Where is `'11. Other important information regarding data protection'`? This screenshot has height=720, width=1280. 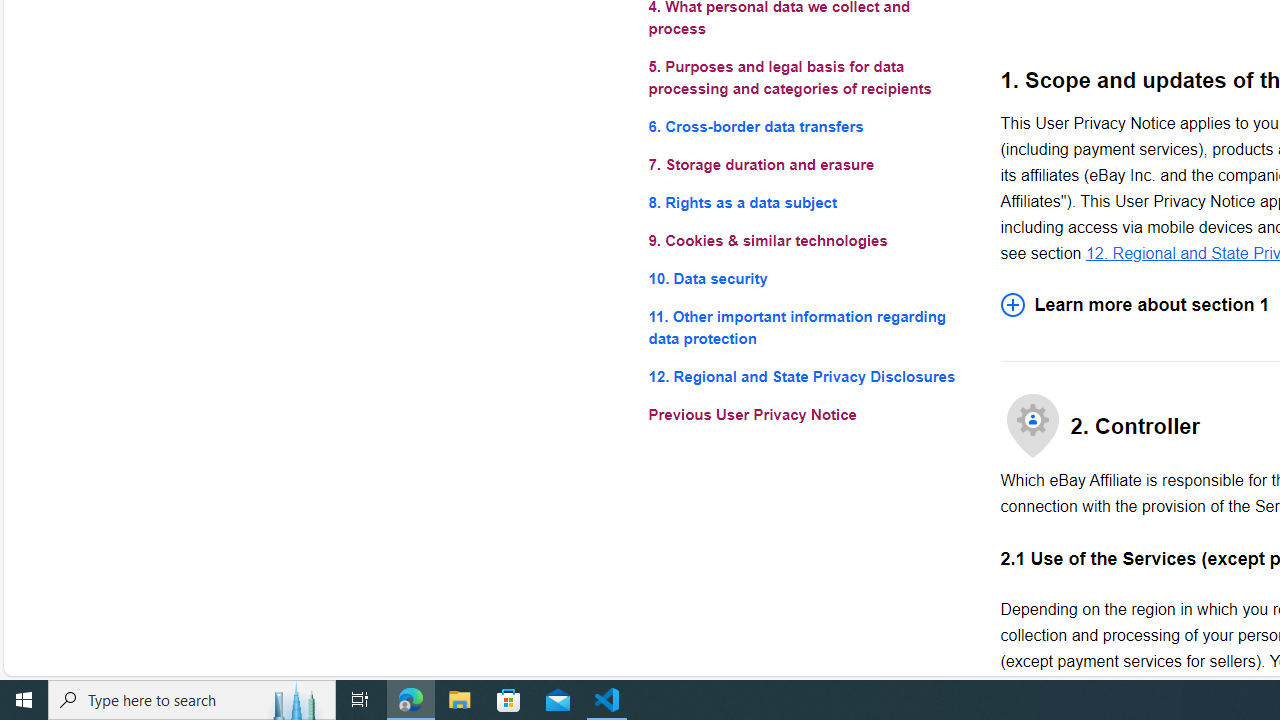 '11. Other important information regarding data protection' is located at coordinates (808, 327).